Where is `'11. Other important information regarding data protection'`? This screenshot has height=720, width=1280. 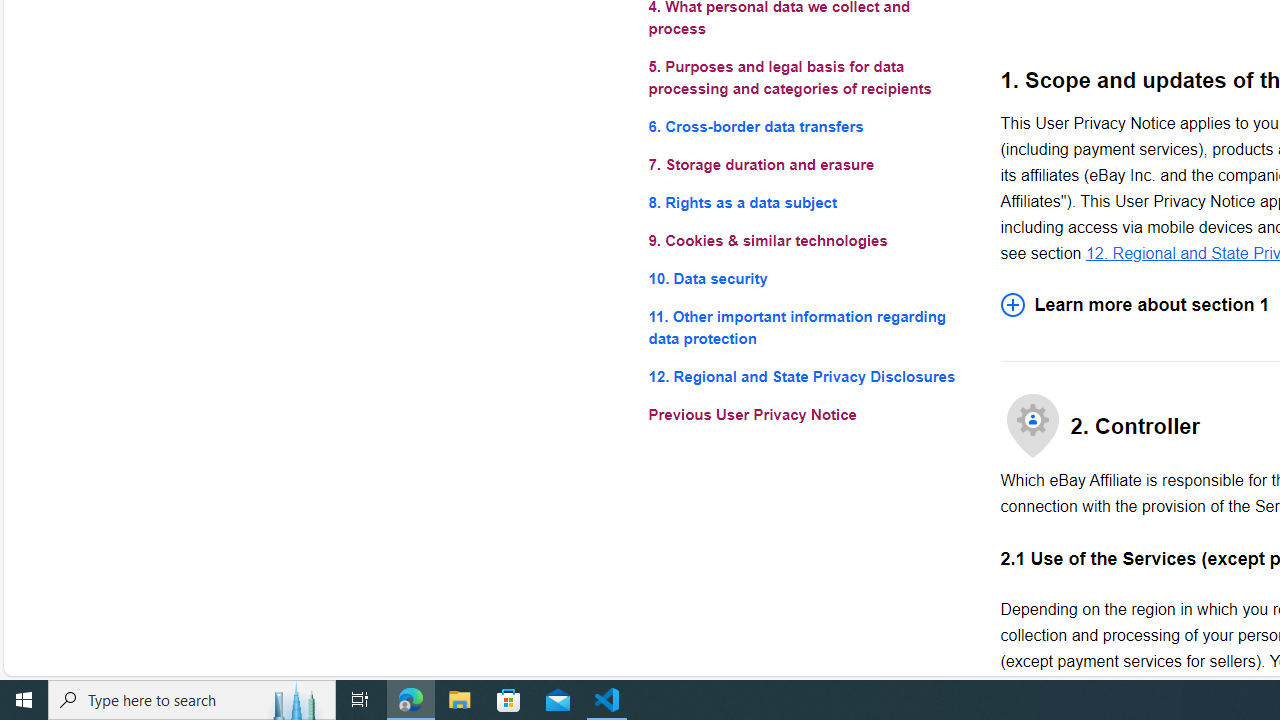 '11. Other important information regarding data protection' is located at coordinates (808, 327).